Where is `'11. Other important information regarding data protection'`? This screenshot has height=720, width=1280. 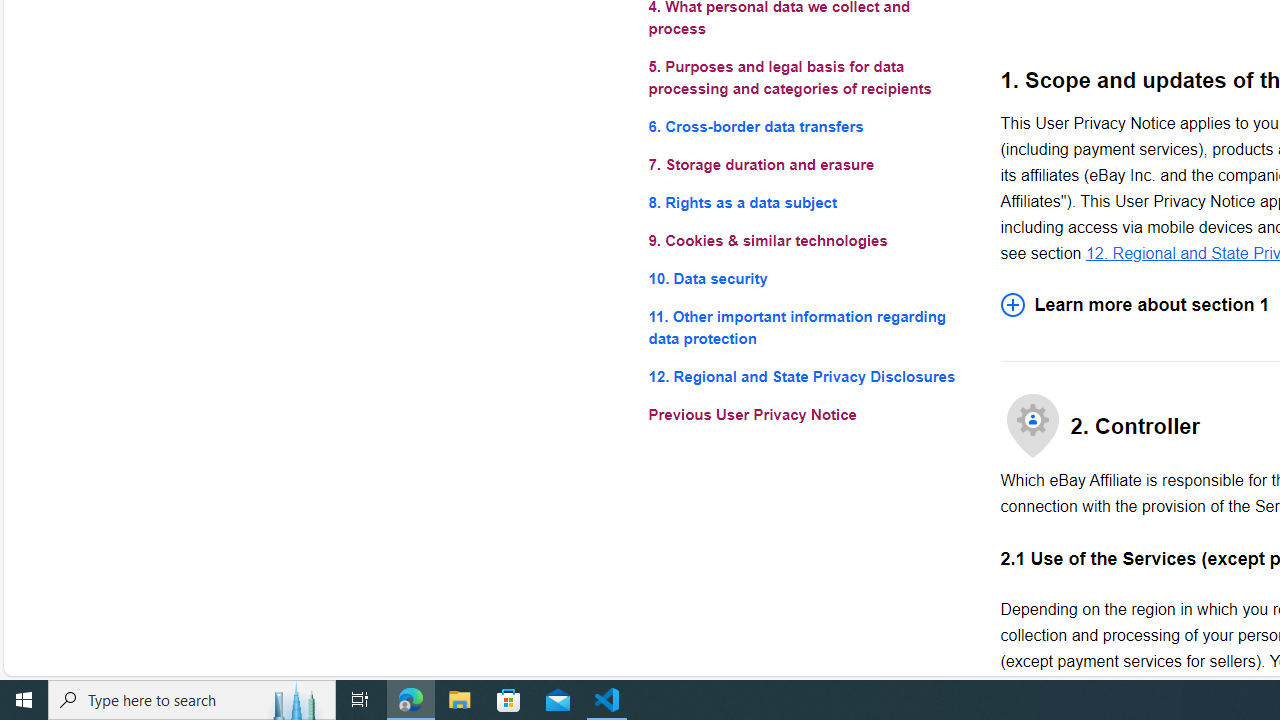 '11. Other important information regarding data protection' is located at coordinates (808, 327).